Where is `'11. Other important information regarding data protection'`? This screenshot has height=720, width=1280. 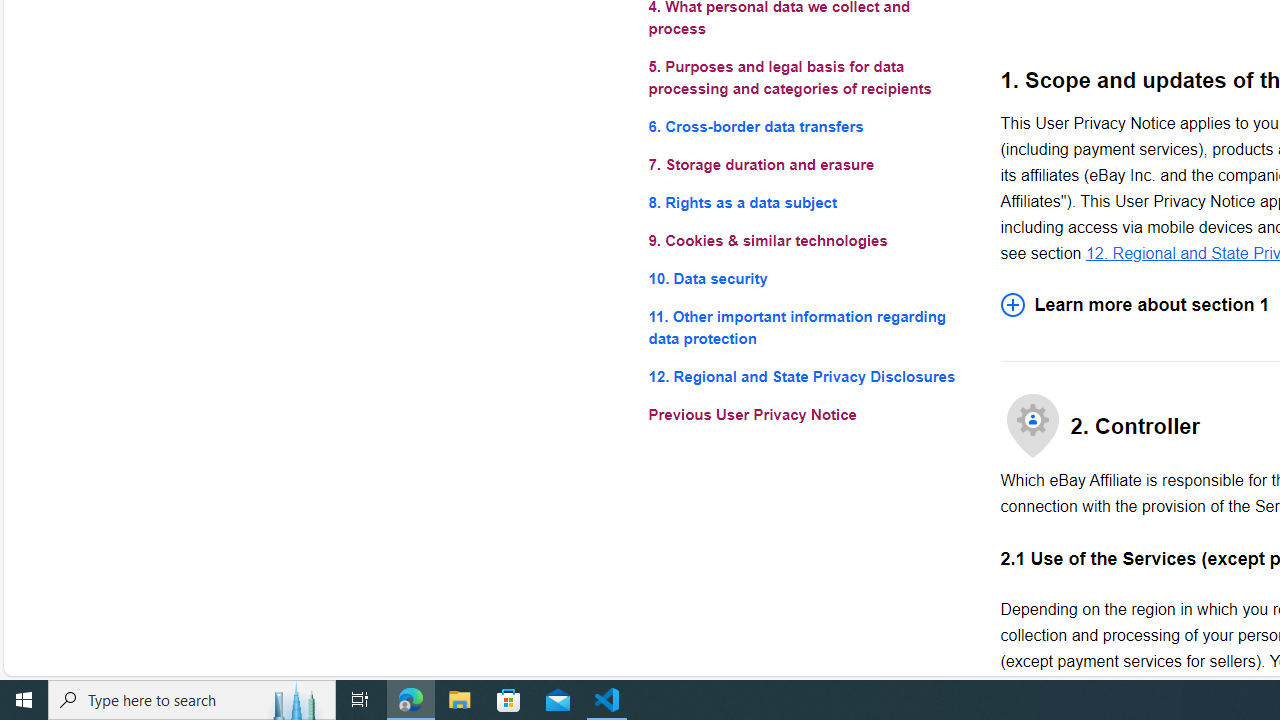 '11. Other important information regarding data protection' is located at coordinates (808, 327).